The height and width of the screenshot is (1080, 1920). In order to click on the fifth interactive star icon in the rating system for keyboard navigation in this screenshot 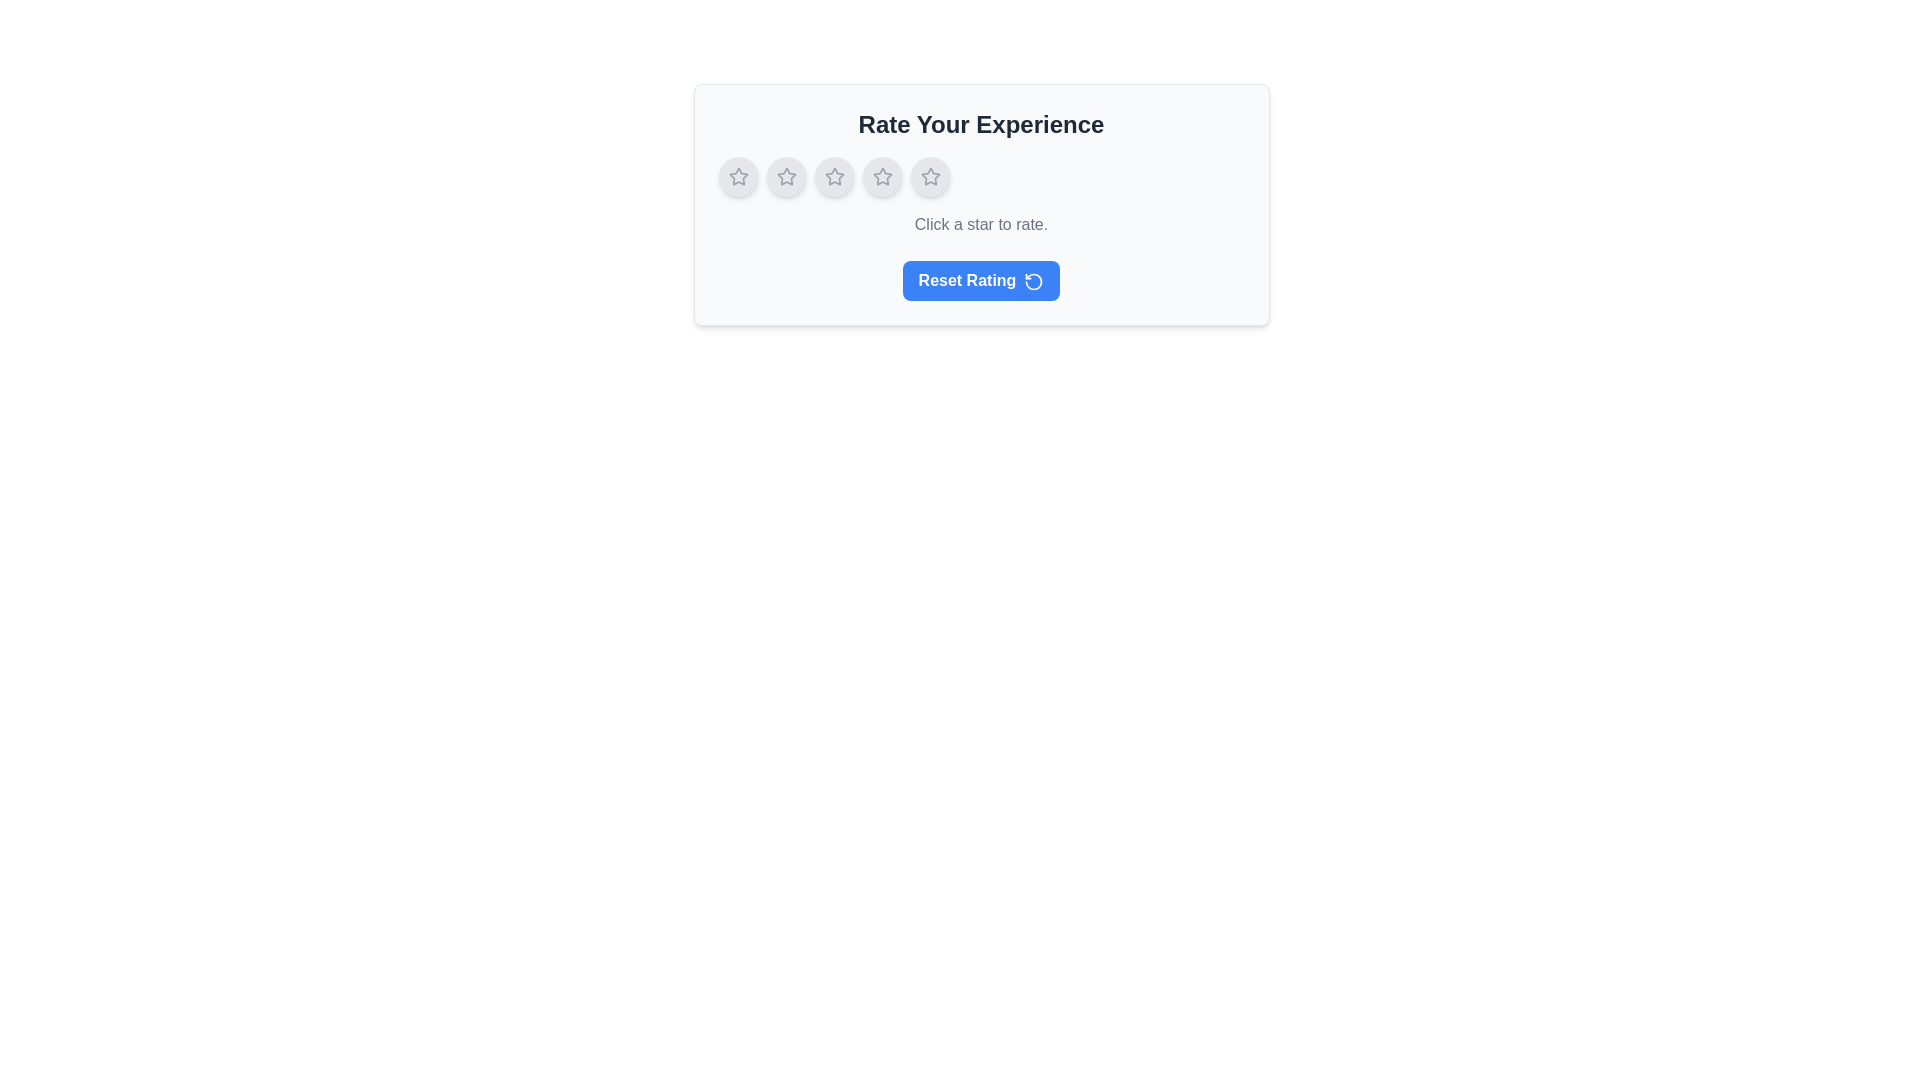, I will do `click(929, 176)`.